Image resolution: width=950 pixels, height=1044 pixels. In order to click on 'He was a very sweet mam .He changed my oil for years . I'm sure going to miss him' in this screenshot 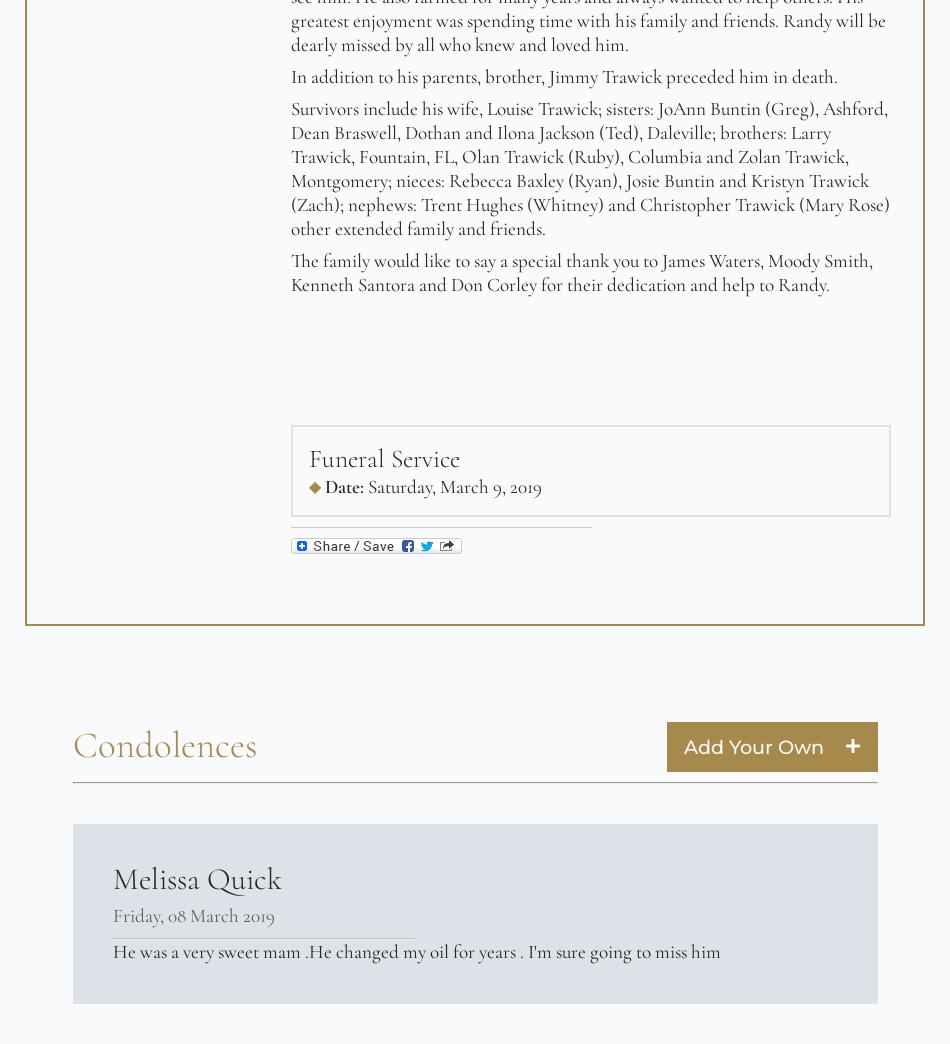, I will do `click(415, 949)`.